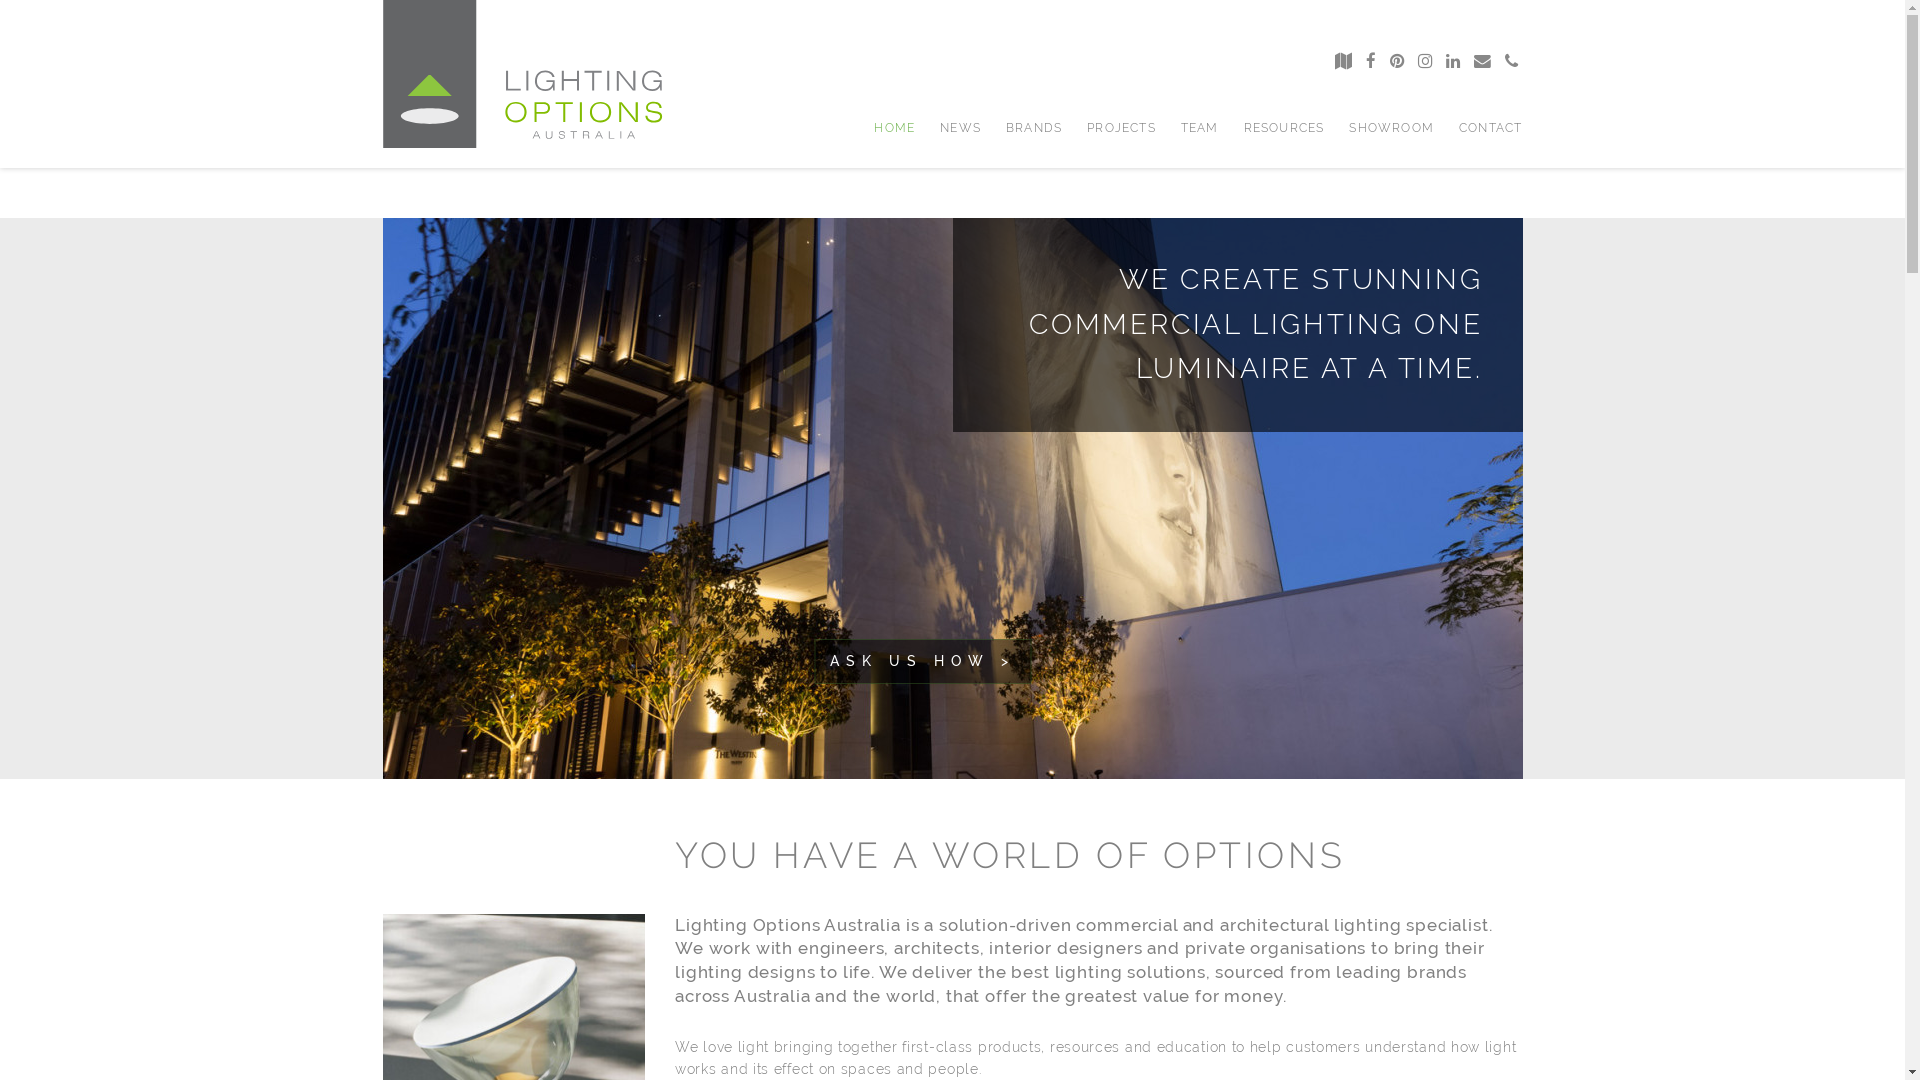  Describe the element at coordinates (960, 127) in the screenshot. I see `'NEWS'` at that location.